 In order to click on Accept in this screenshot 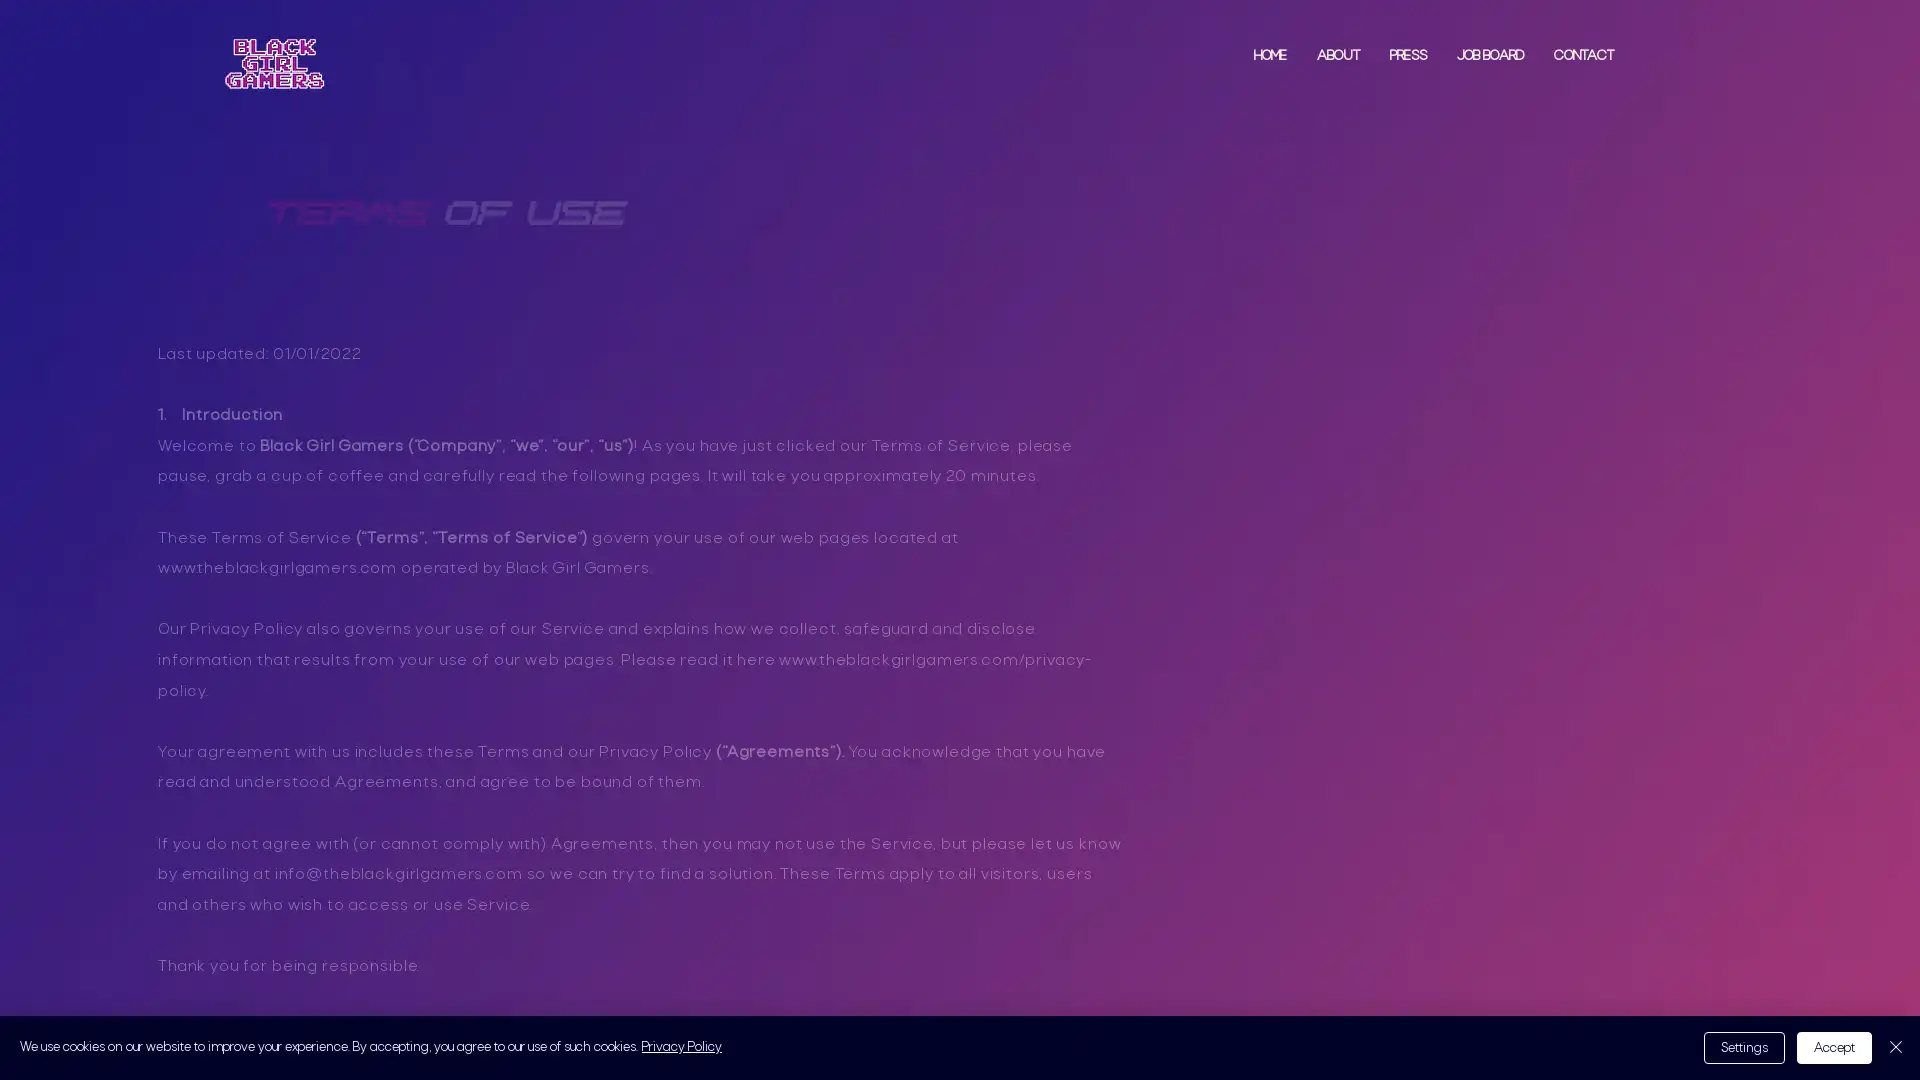, I will do `click(1834, 1047)`.